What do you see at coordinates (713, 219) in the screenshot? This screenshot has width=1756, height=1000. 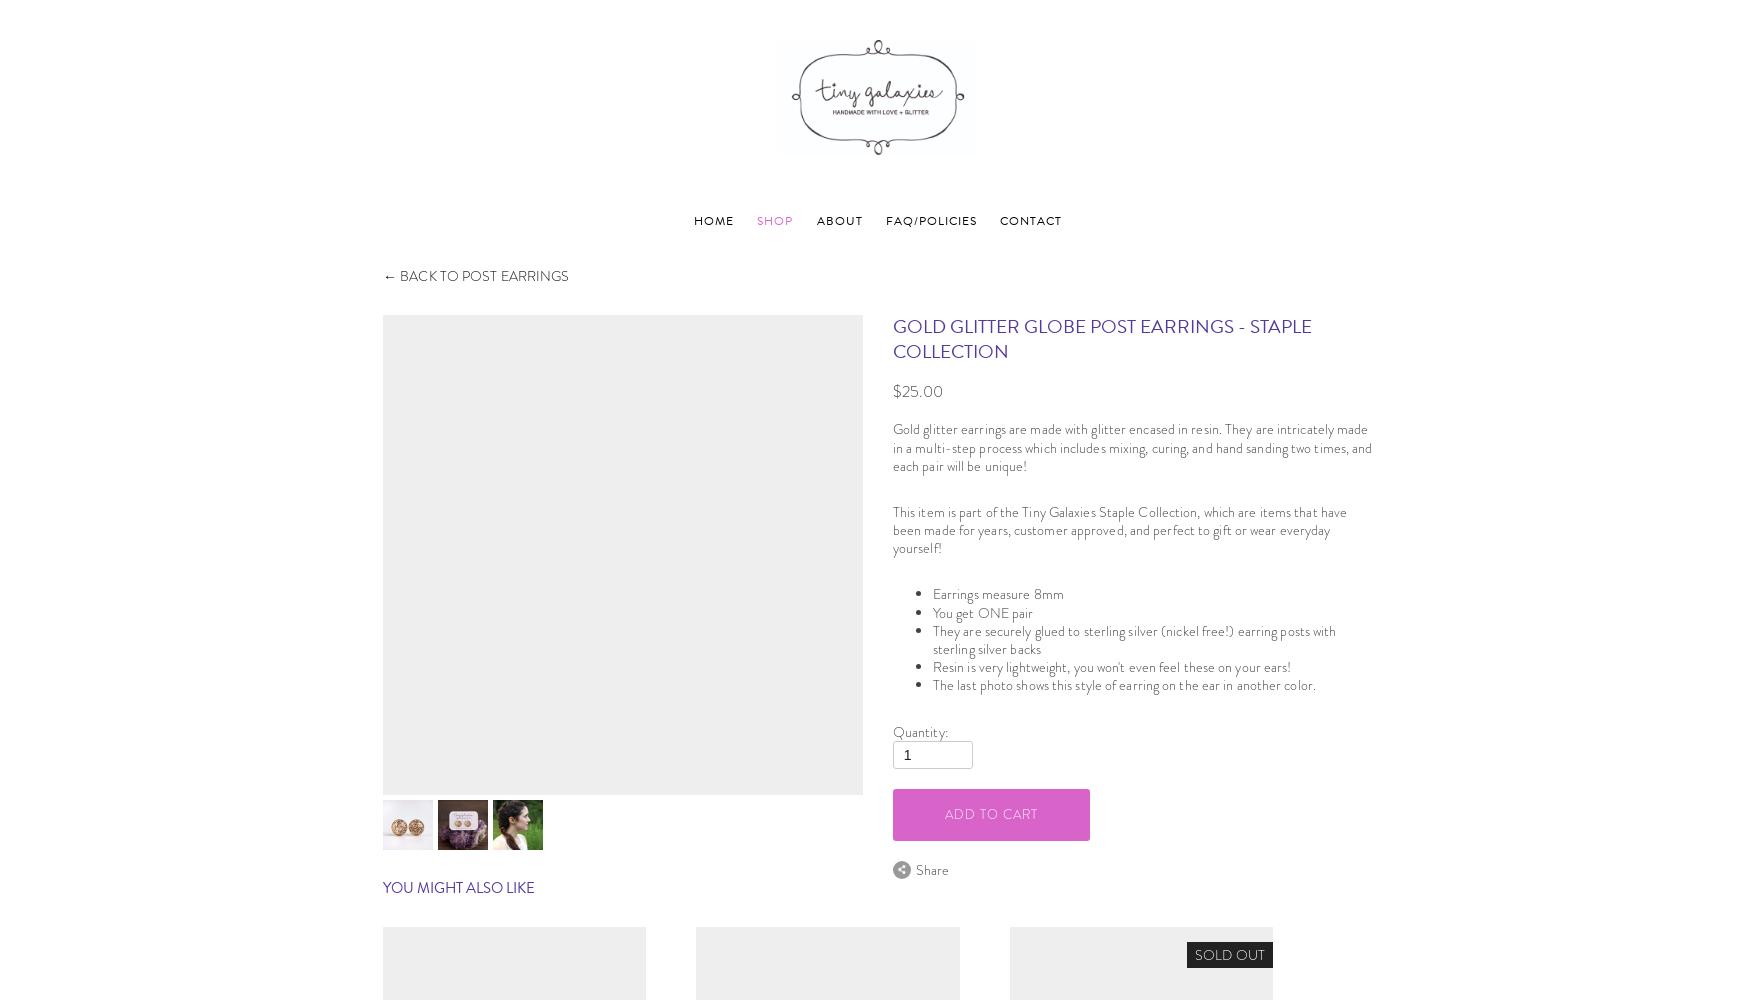 I see `'Home'` at bounding box center [713, 219].